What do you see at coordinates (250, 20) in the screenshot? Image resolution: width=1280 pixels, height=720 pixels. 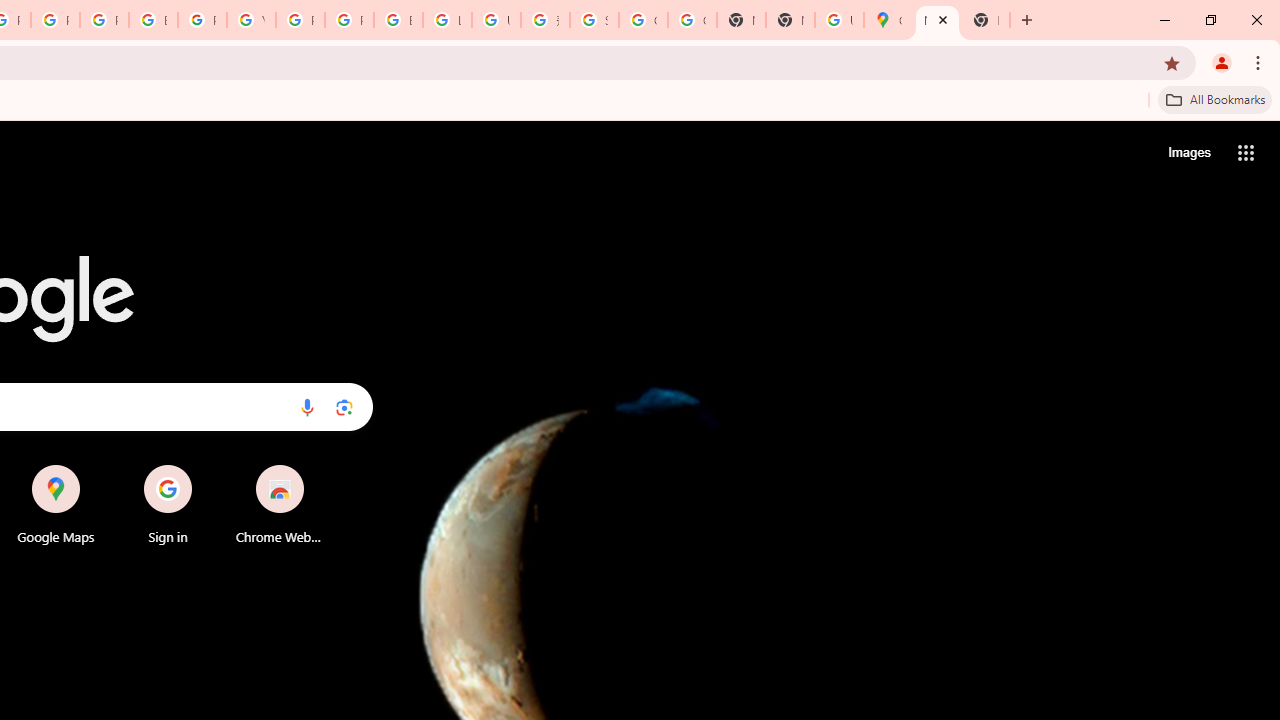 I see `'YouTube'` at bounding box center [250, 20].